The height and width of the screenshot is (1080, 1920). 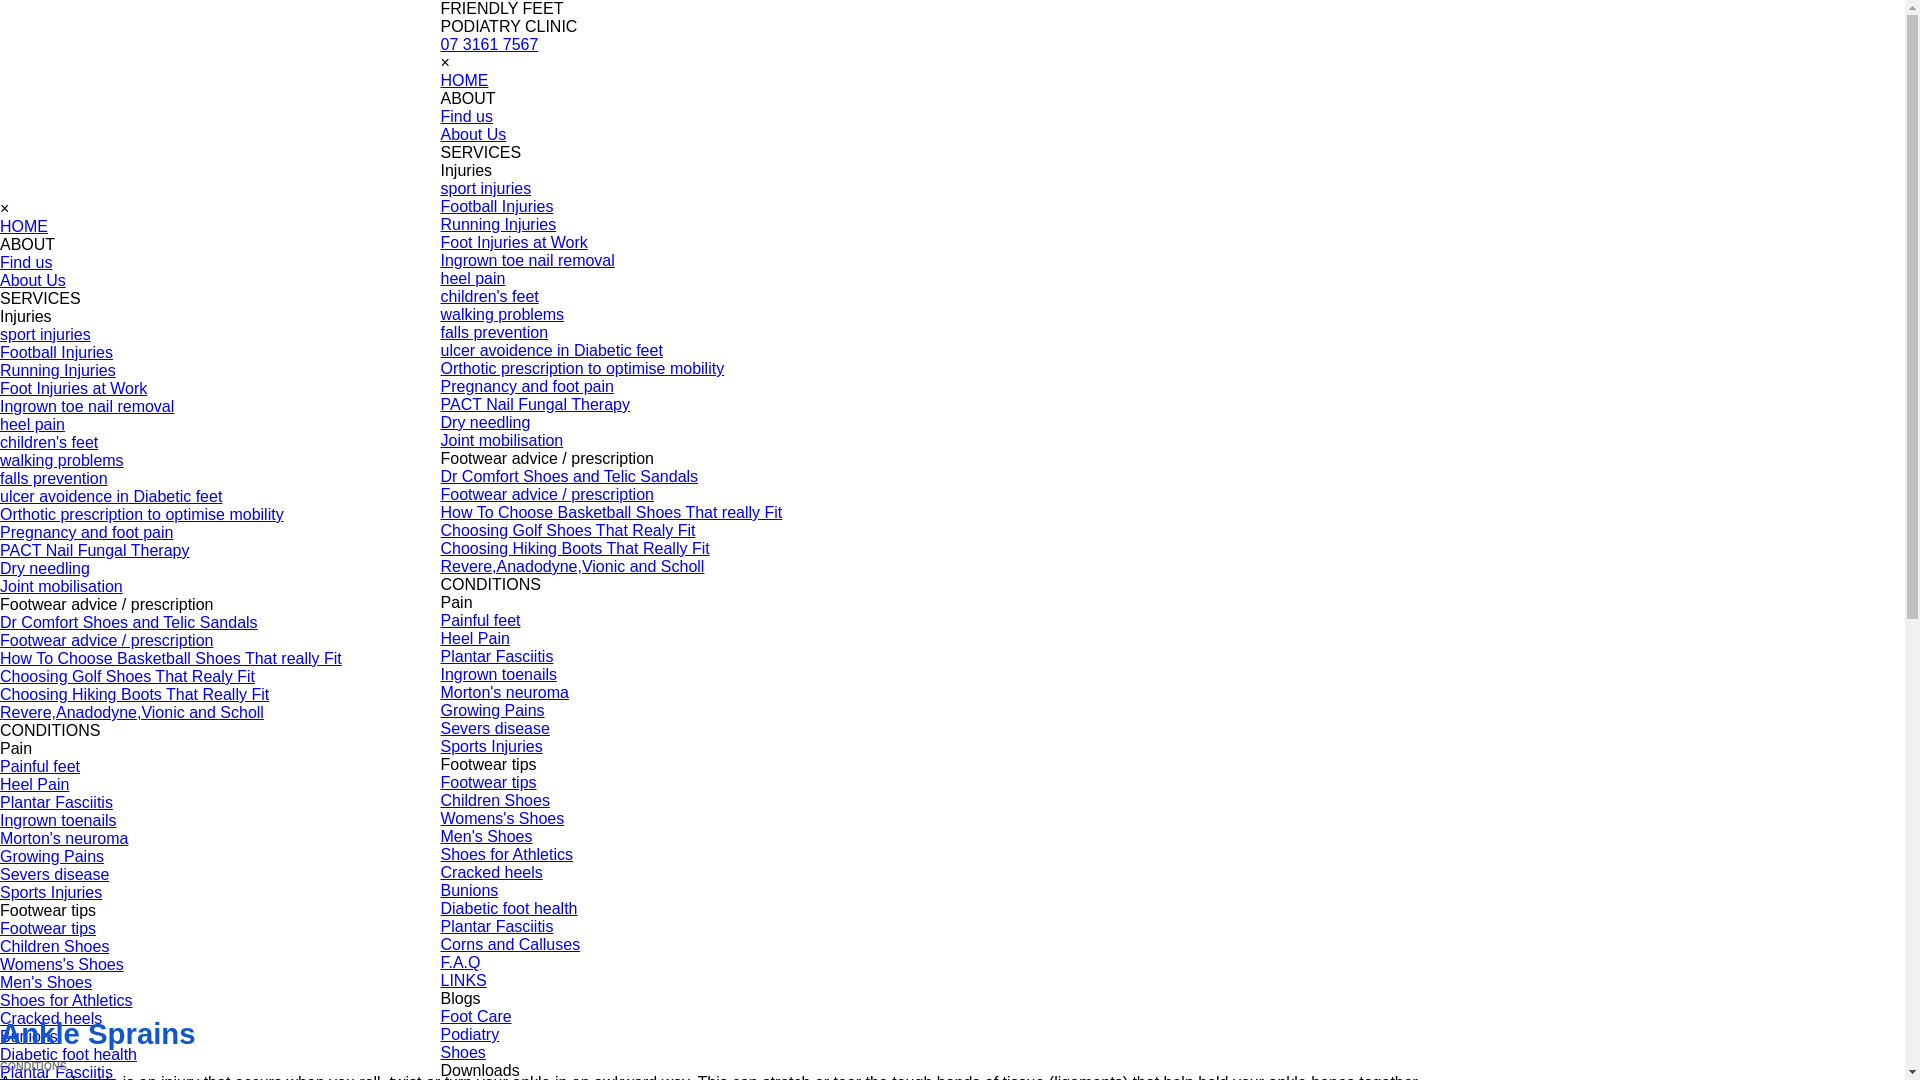 I want to click on 'How To Choose Basketball Shoes That really Fit', so click(x=609, y=511).